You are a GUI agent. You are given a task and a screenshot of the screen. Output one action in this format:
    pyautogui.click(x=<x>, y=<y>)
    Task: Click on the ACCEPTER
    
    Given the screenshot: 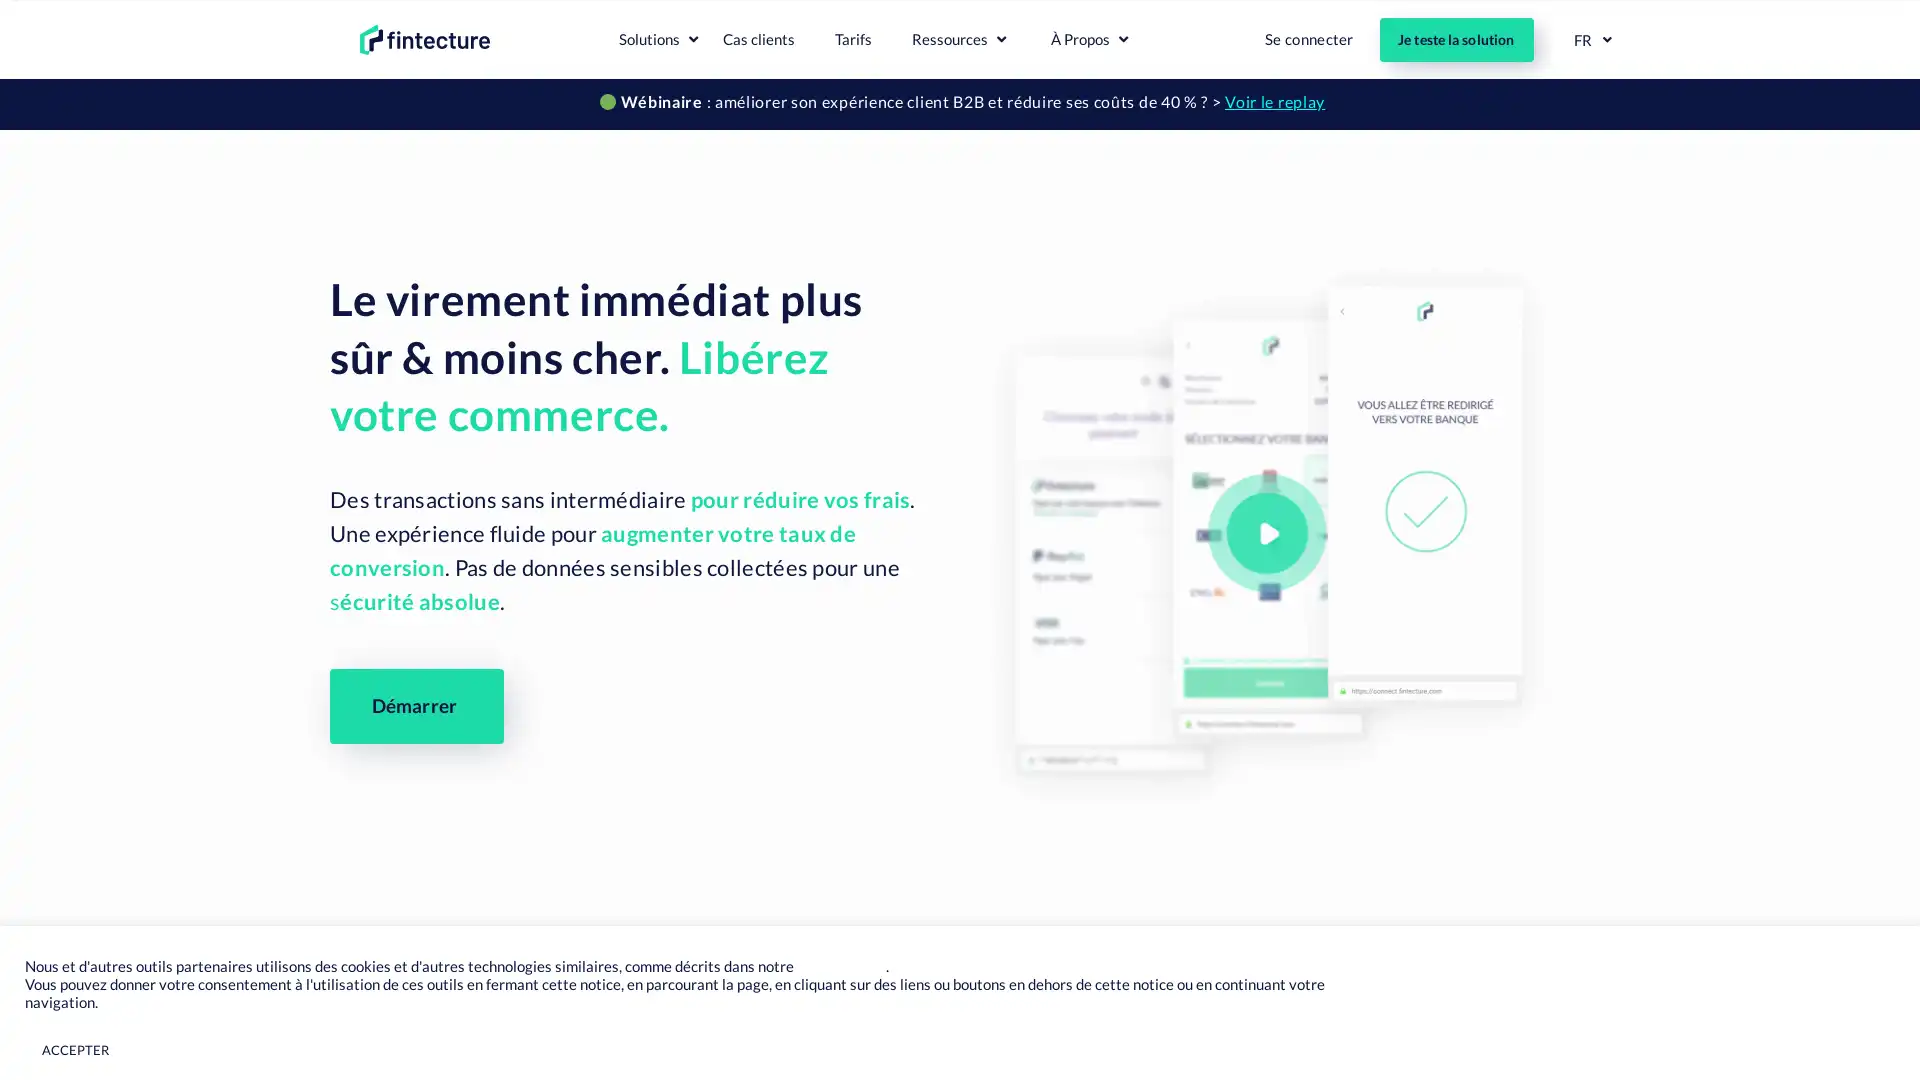 What is the action you would take?
    pyautogui.click(x=75, y=1049)
    